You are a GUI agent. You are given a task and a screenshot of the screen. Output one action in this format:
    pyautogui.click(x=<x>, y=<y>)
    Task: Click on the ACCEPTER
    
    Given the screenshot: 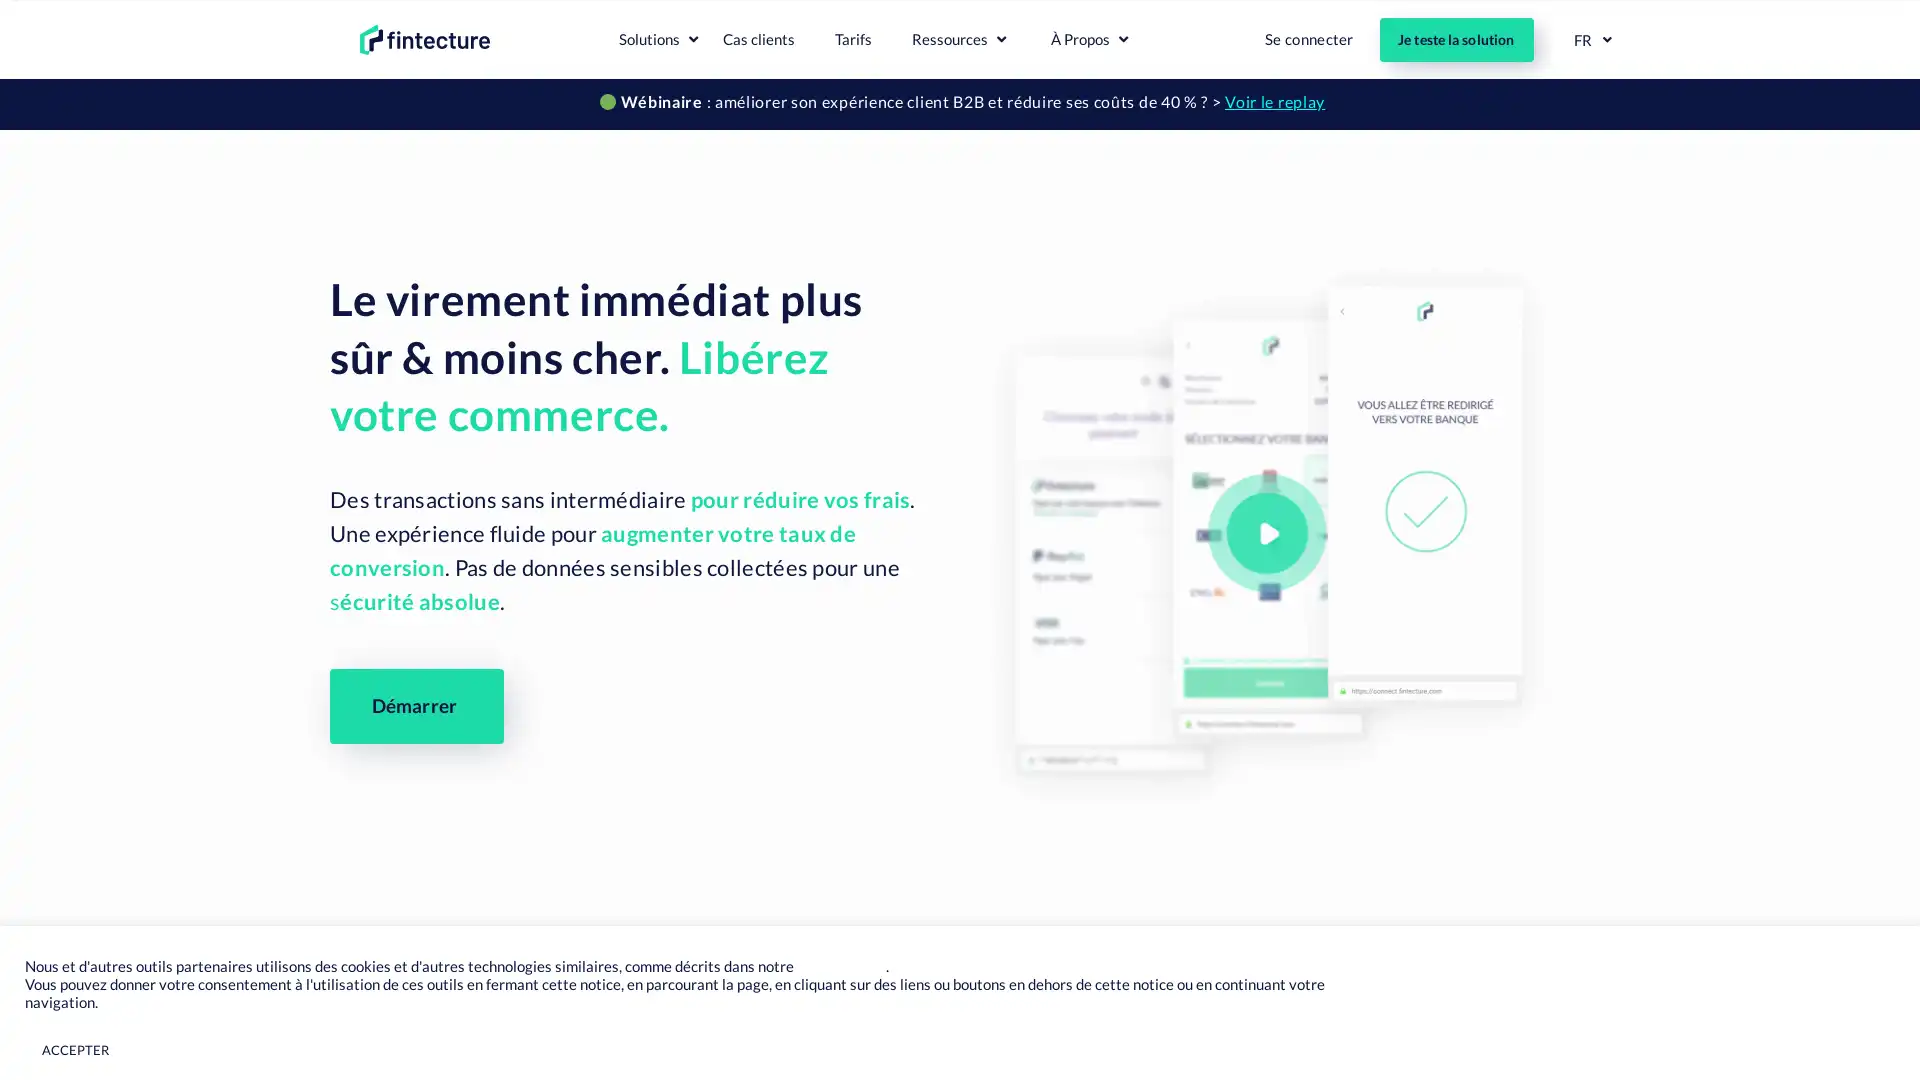 What is the action you would take?
    pyautogui.click(x=75, y=1049)
    